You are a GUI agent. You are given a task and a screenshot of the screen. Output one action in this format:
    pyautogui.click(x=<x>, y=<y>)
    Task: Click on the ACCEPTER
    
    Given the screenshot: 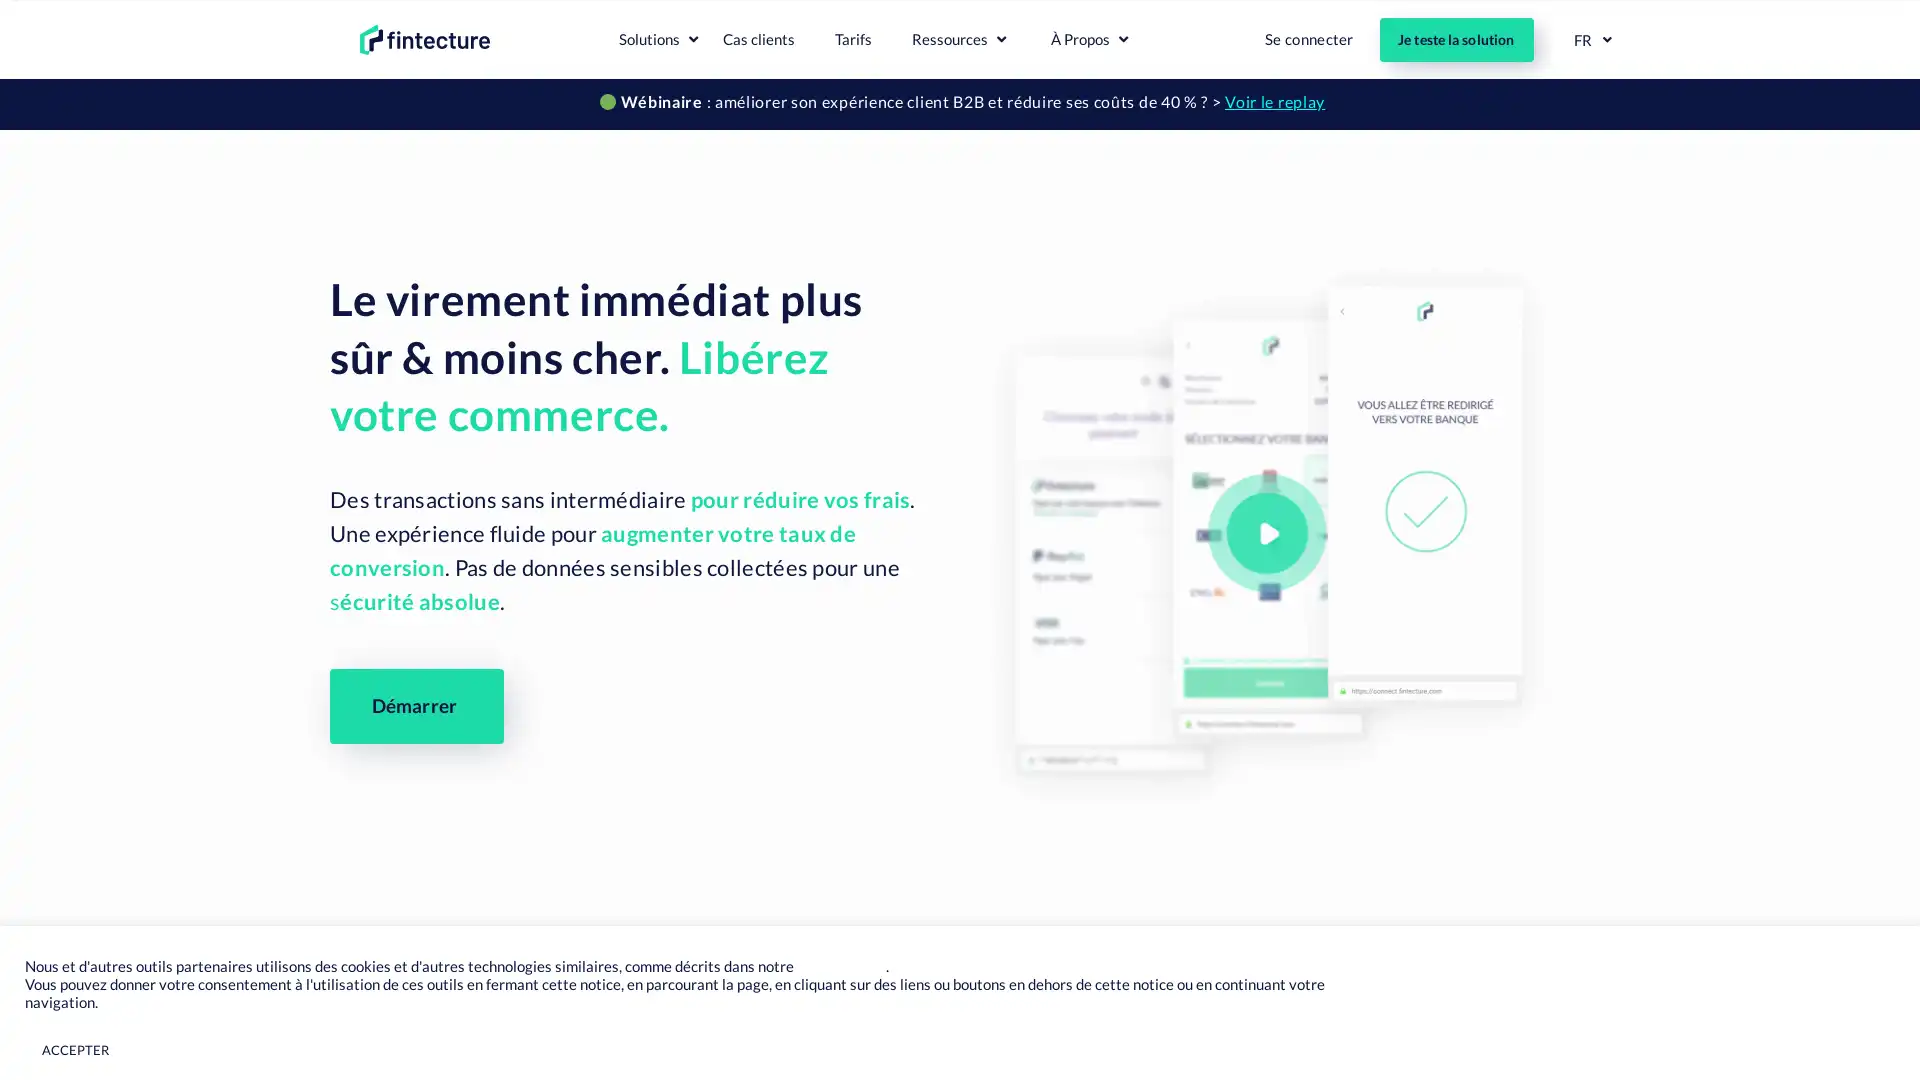 What is the action you would take?
    pyautogui.click(x=75, y=1049)
    